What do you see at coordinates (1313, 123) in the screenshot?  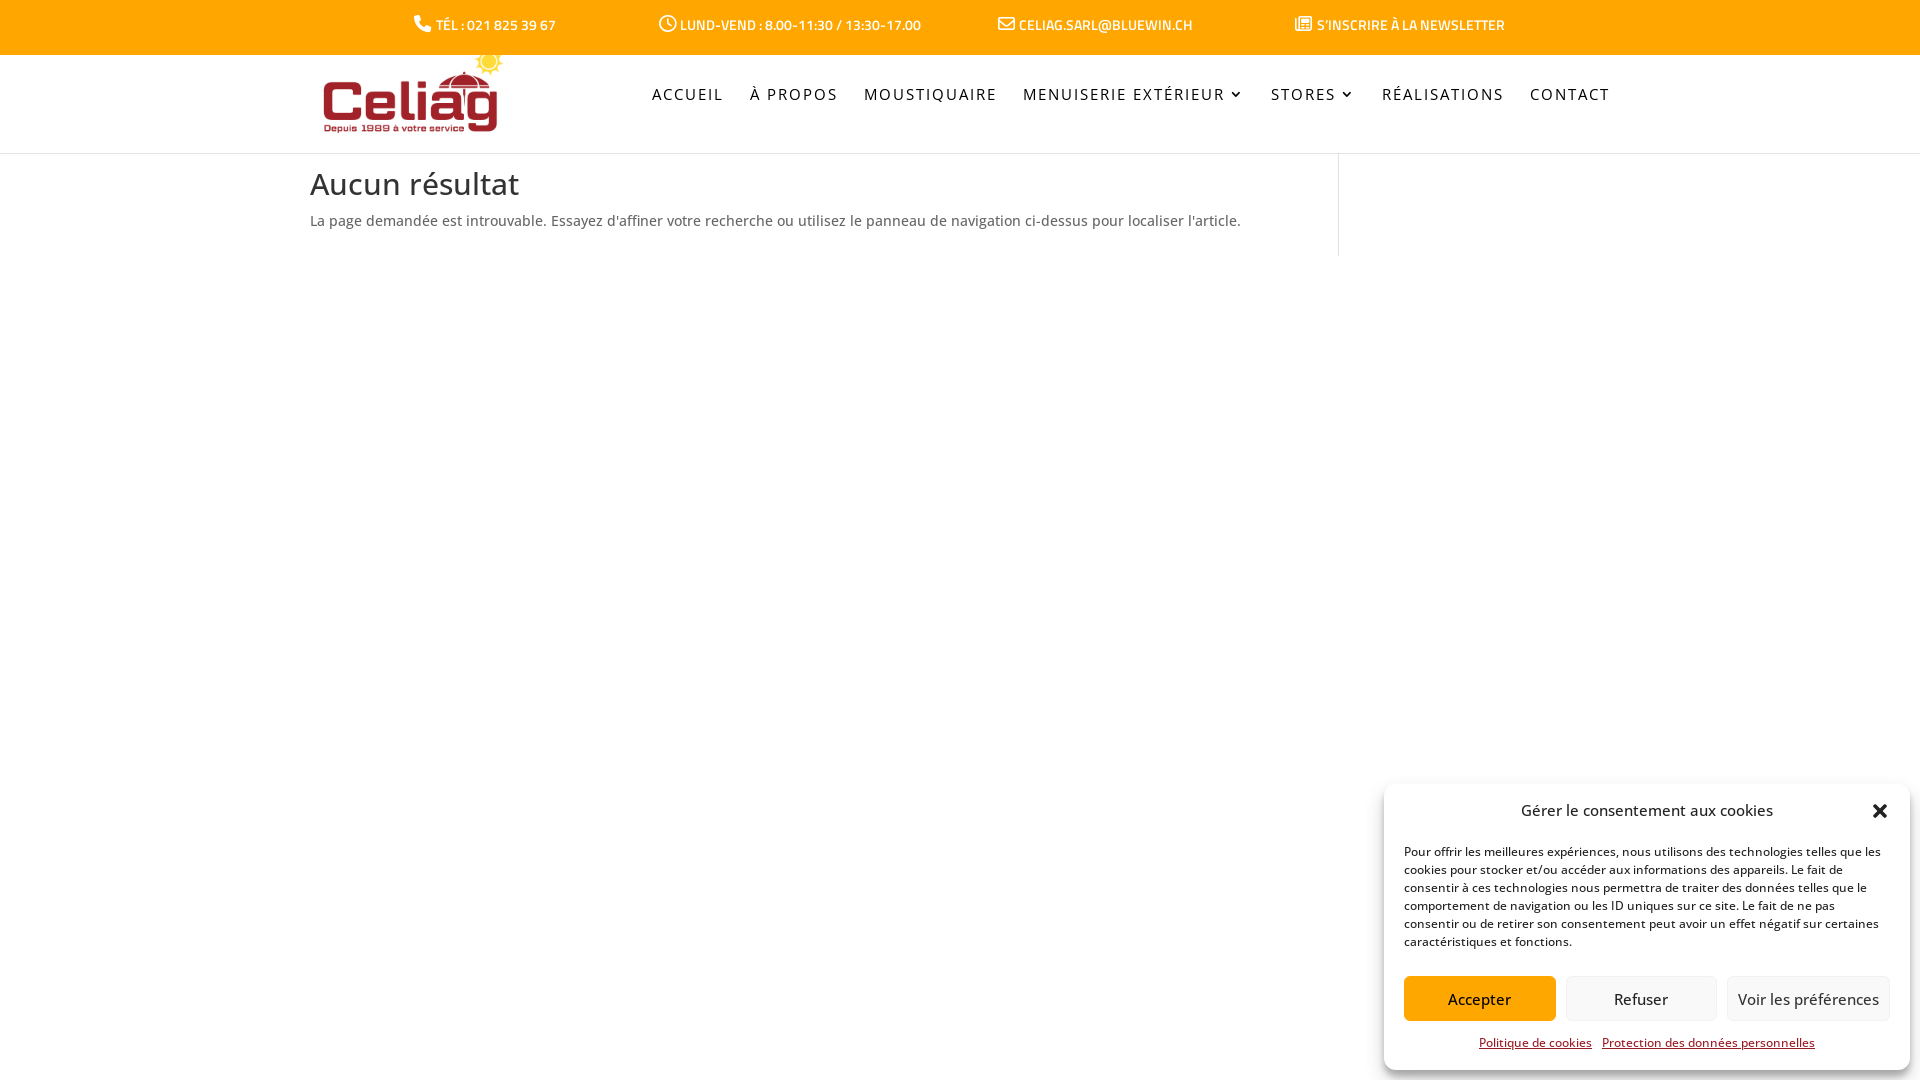 I see `'STORES'` at bounding box center [1313, 123].